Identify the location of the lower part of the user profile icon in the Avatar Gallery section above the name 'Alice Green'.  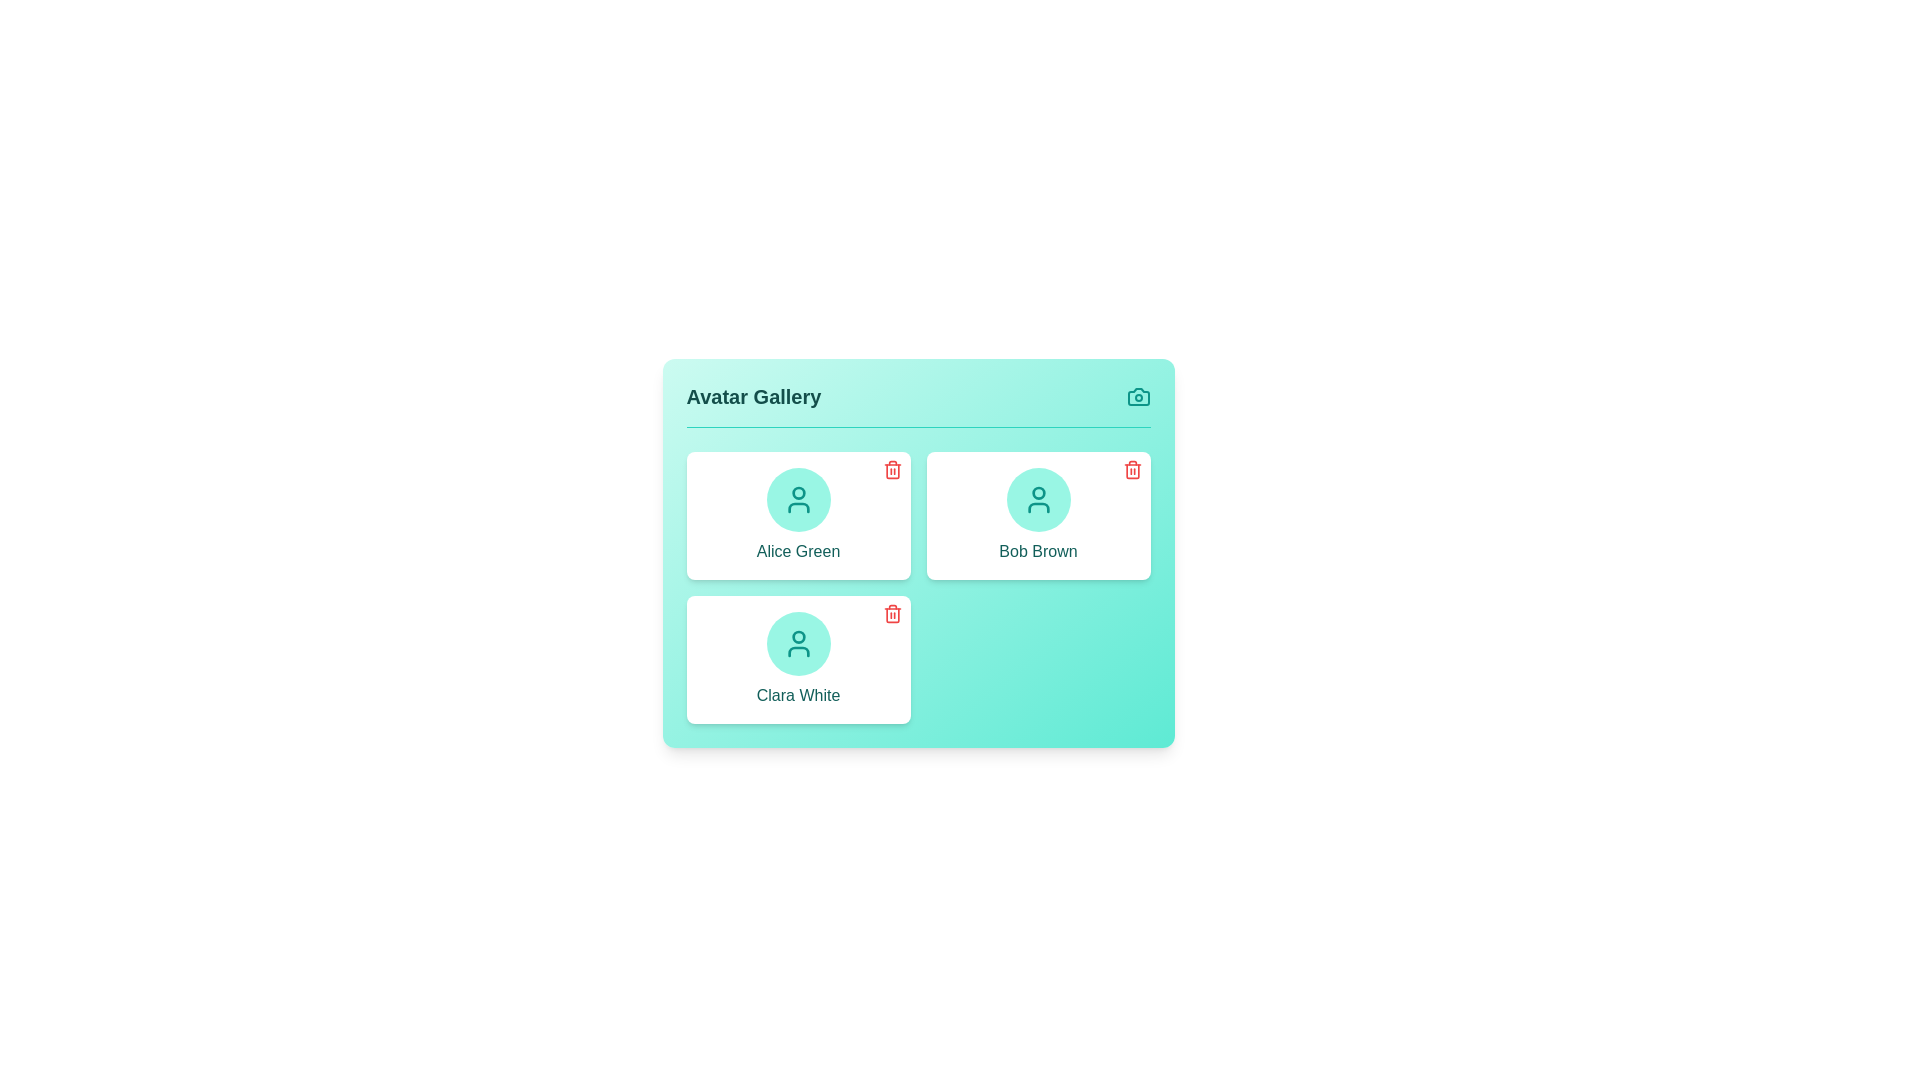
(797, 507).